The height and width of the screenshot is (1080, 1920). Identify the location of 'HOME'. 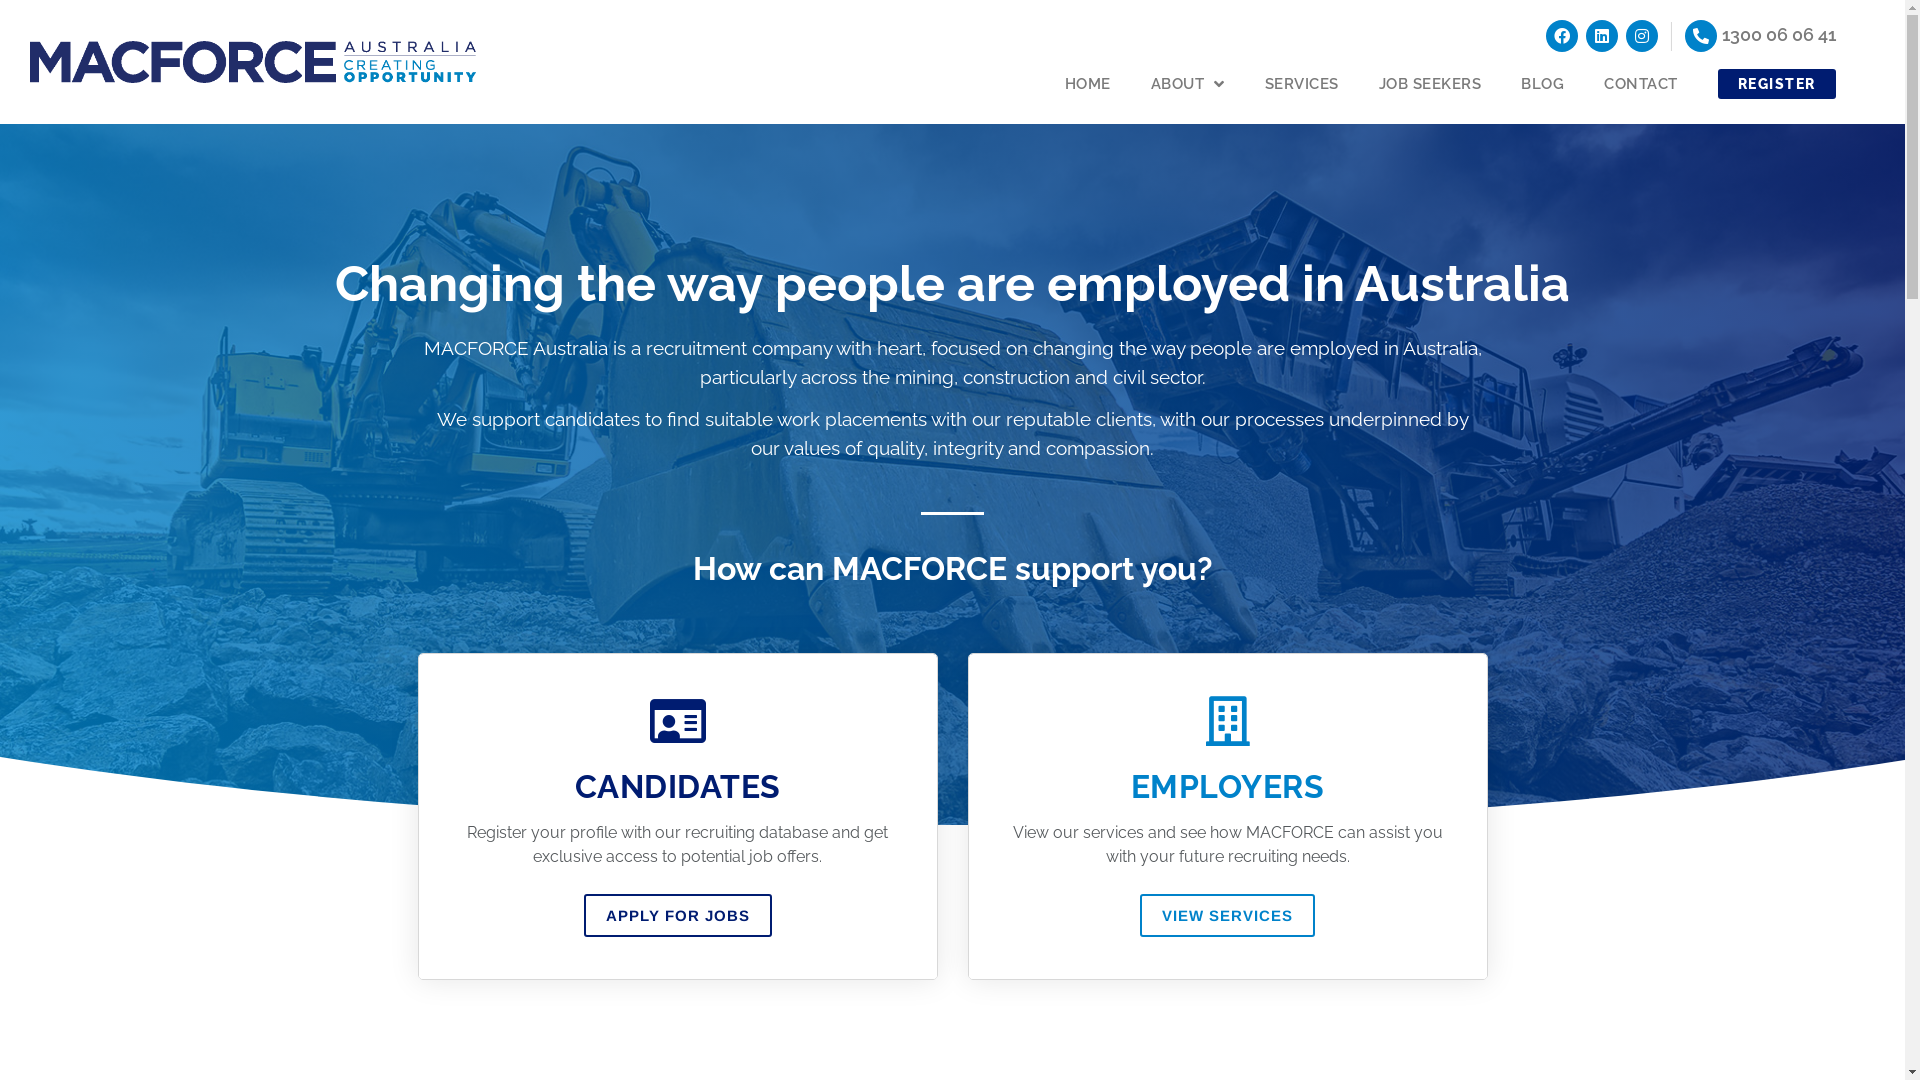
(1087, 83).